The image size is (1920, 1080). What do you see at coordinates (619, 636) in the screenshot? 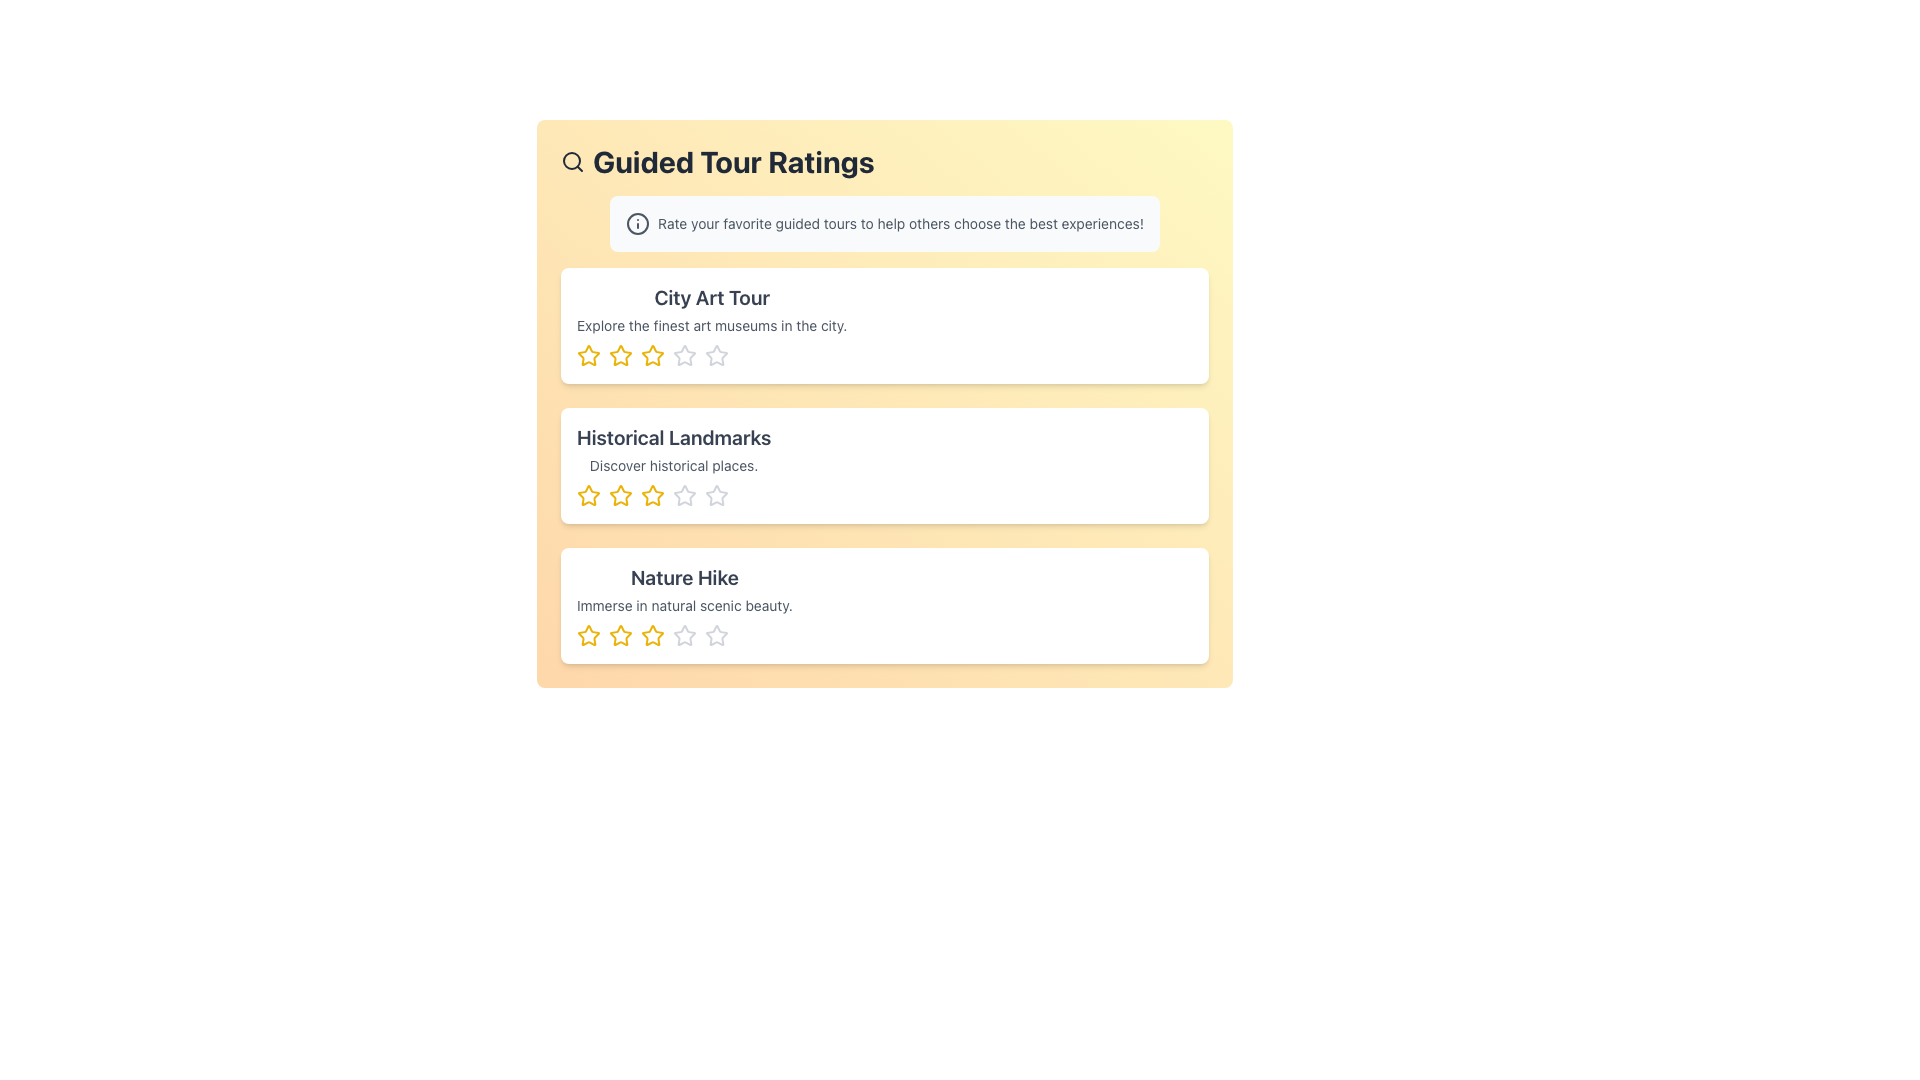
I see `the third star in the rating section for the 'Nature Hike' entry` at bounding box center [619, 636].